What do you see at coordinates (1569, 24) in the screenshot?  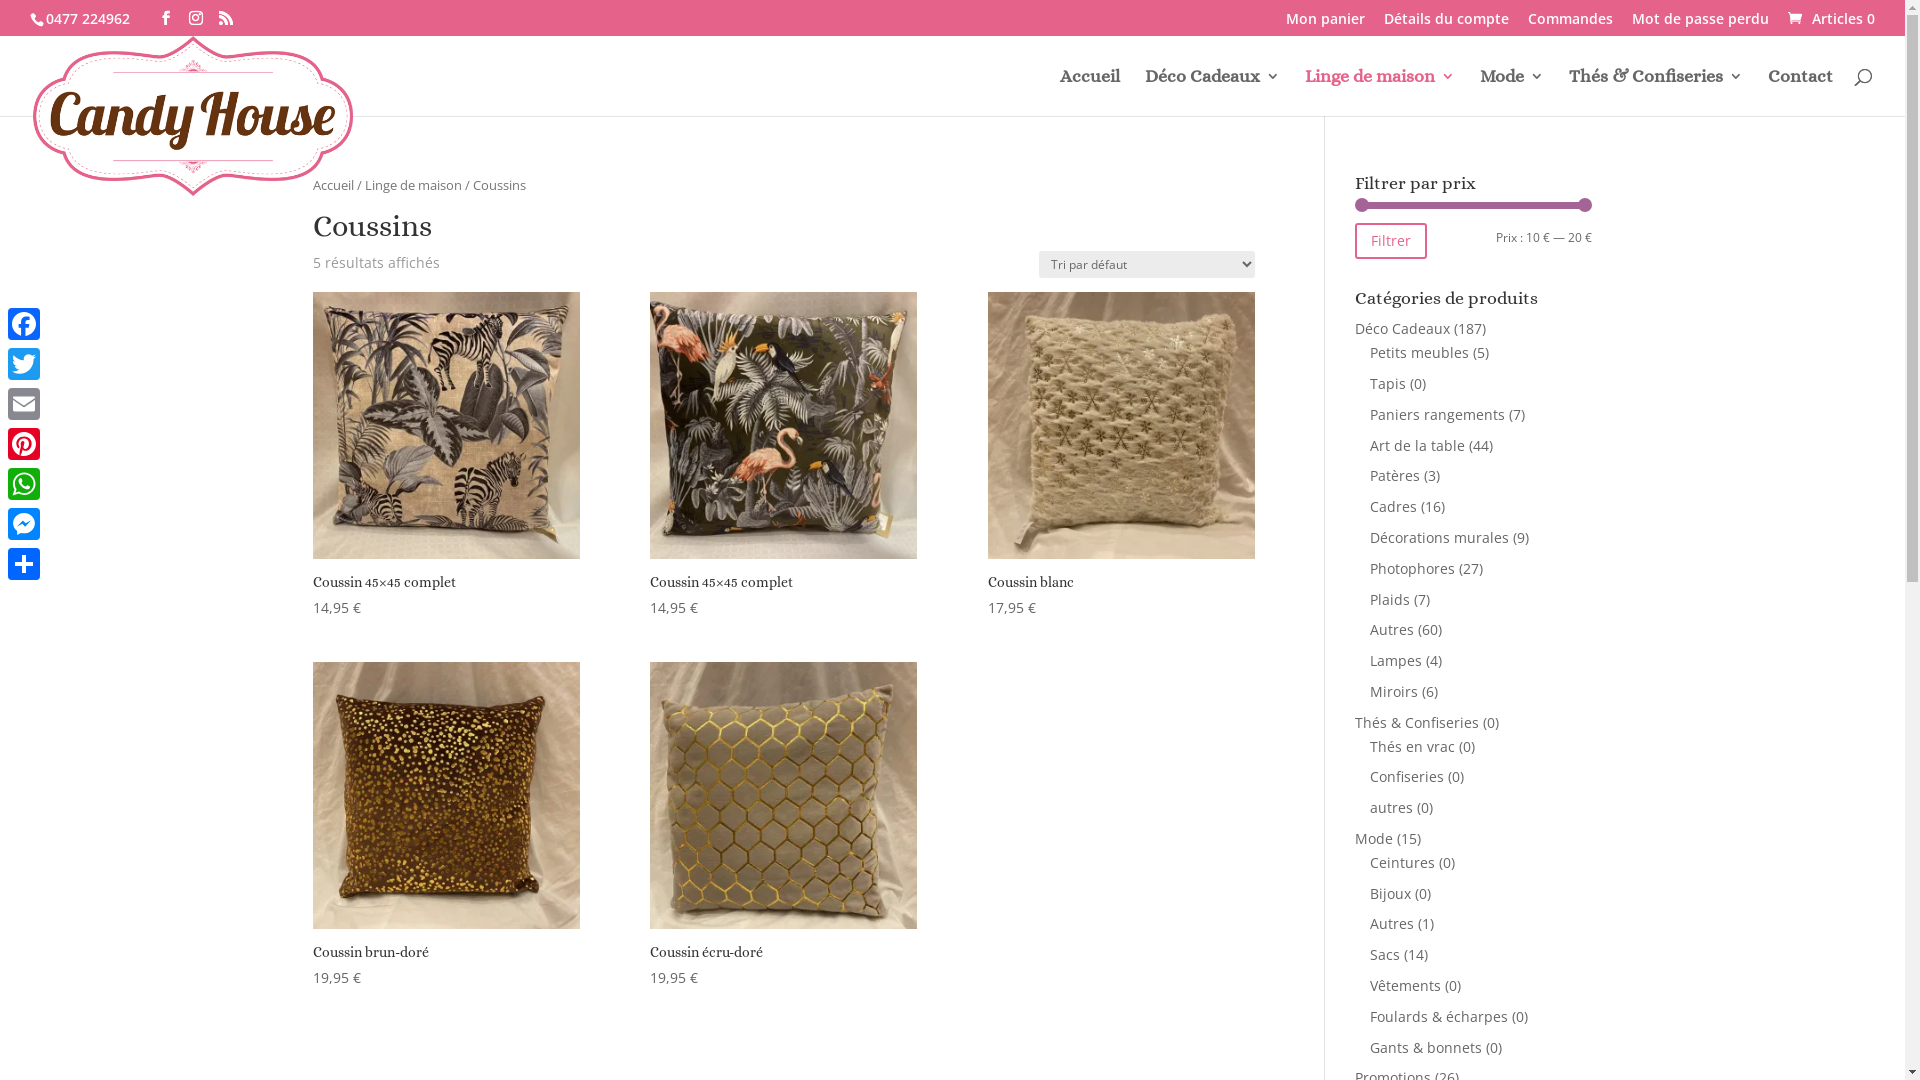 I see `'Commandes'` at bounding box center [1569, 24].